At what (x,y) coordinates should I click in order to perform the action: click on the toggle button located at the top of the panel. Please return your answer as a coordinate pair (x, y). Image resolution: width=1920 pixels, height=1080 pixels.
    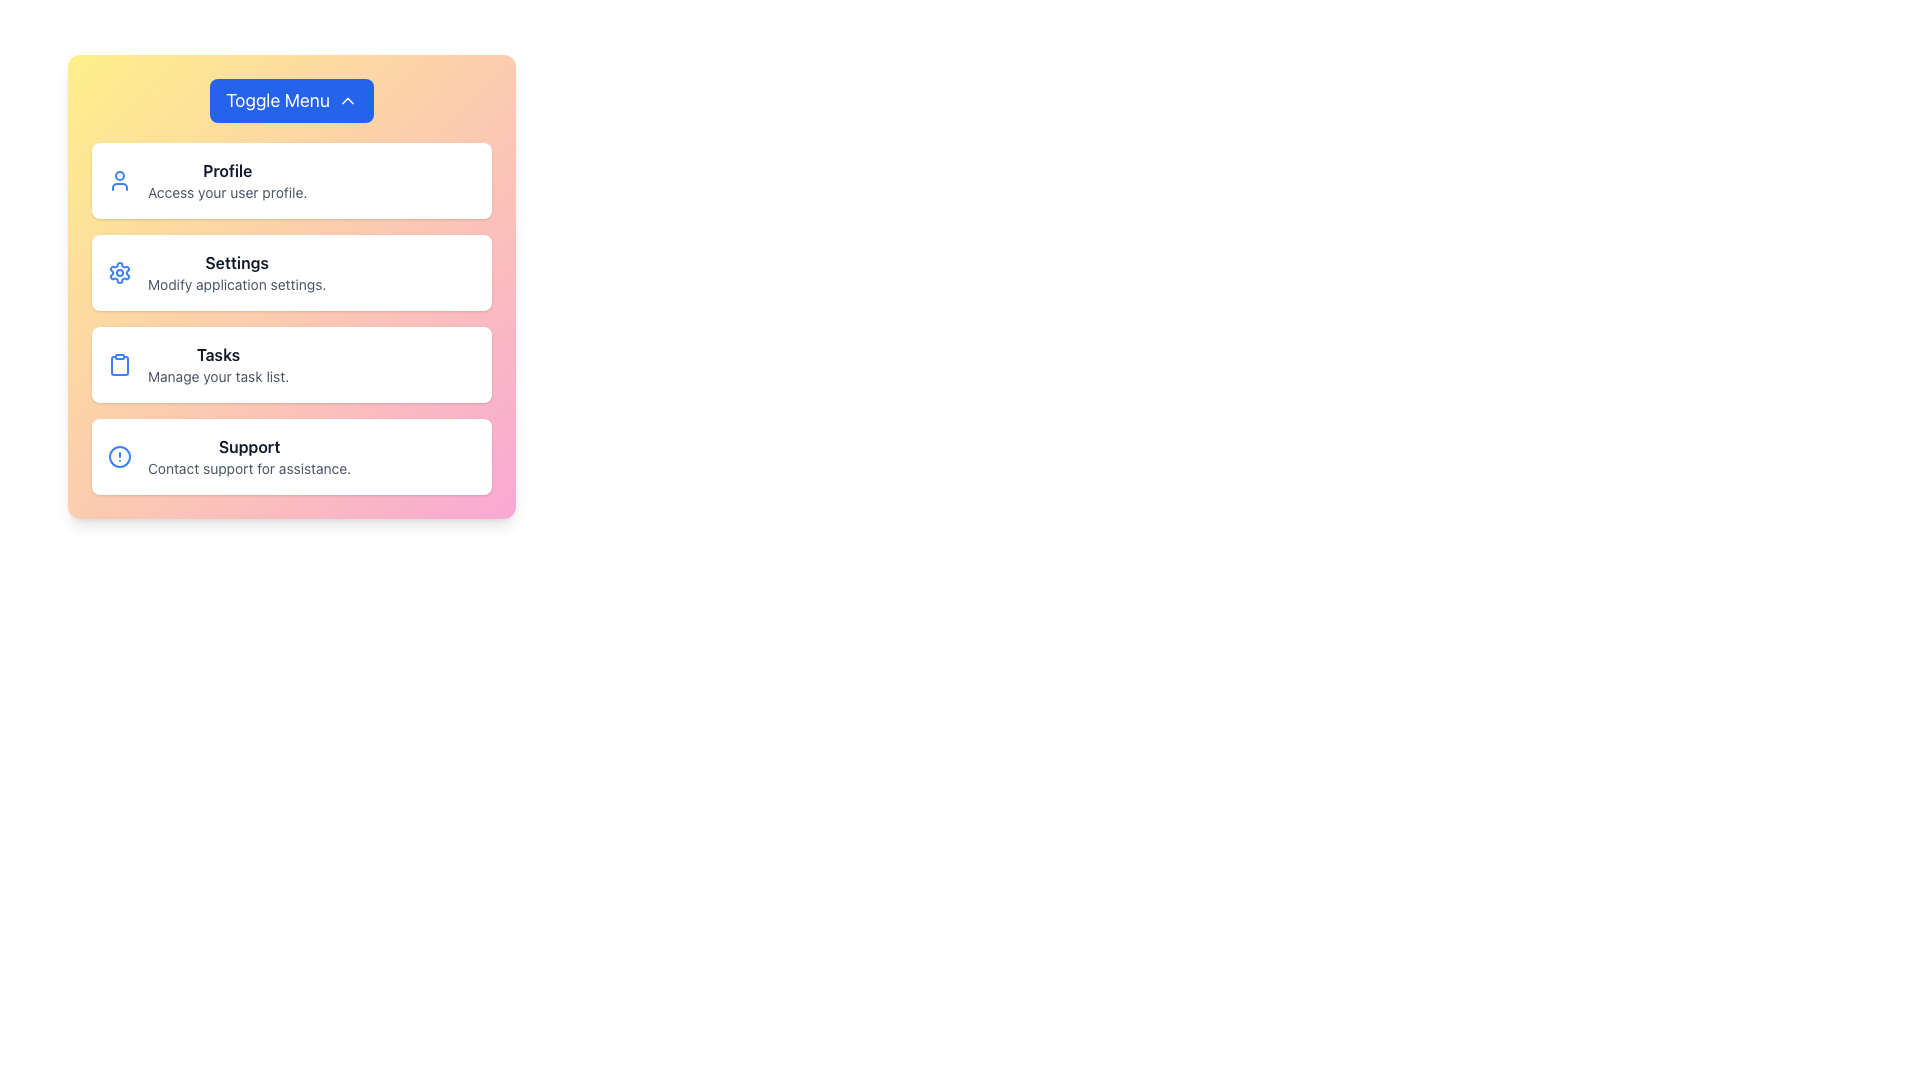
    Looking at the image, I should click on (291, 100).